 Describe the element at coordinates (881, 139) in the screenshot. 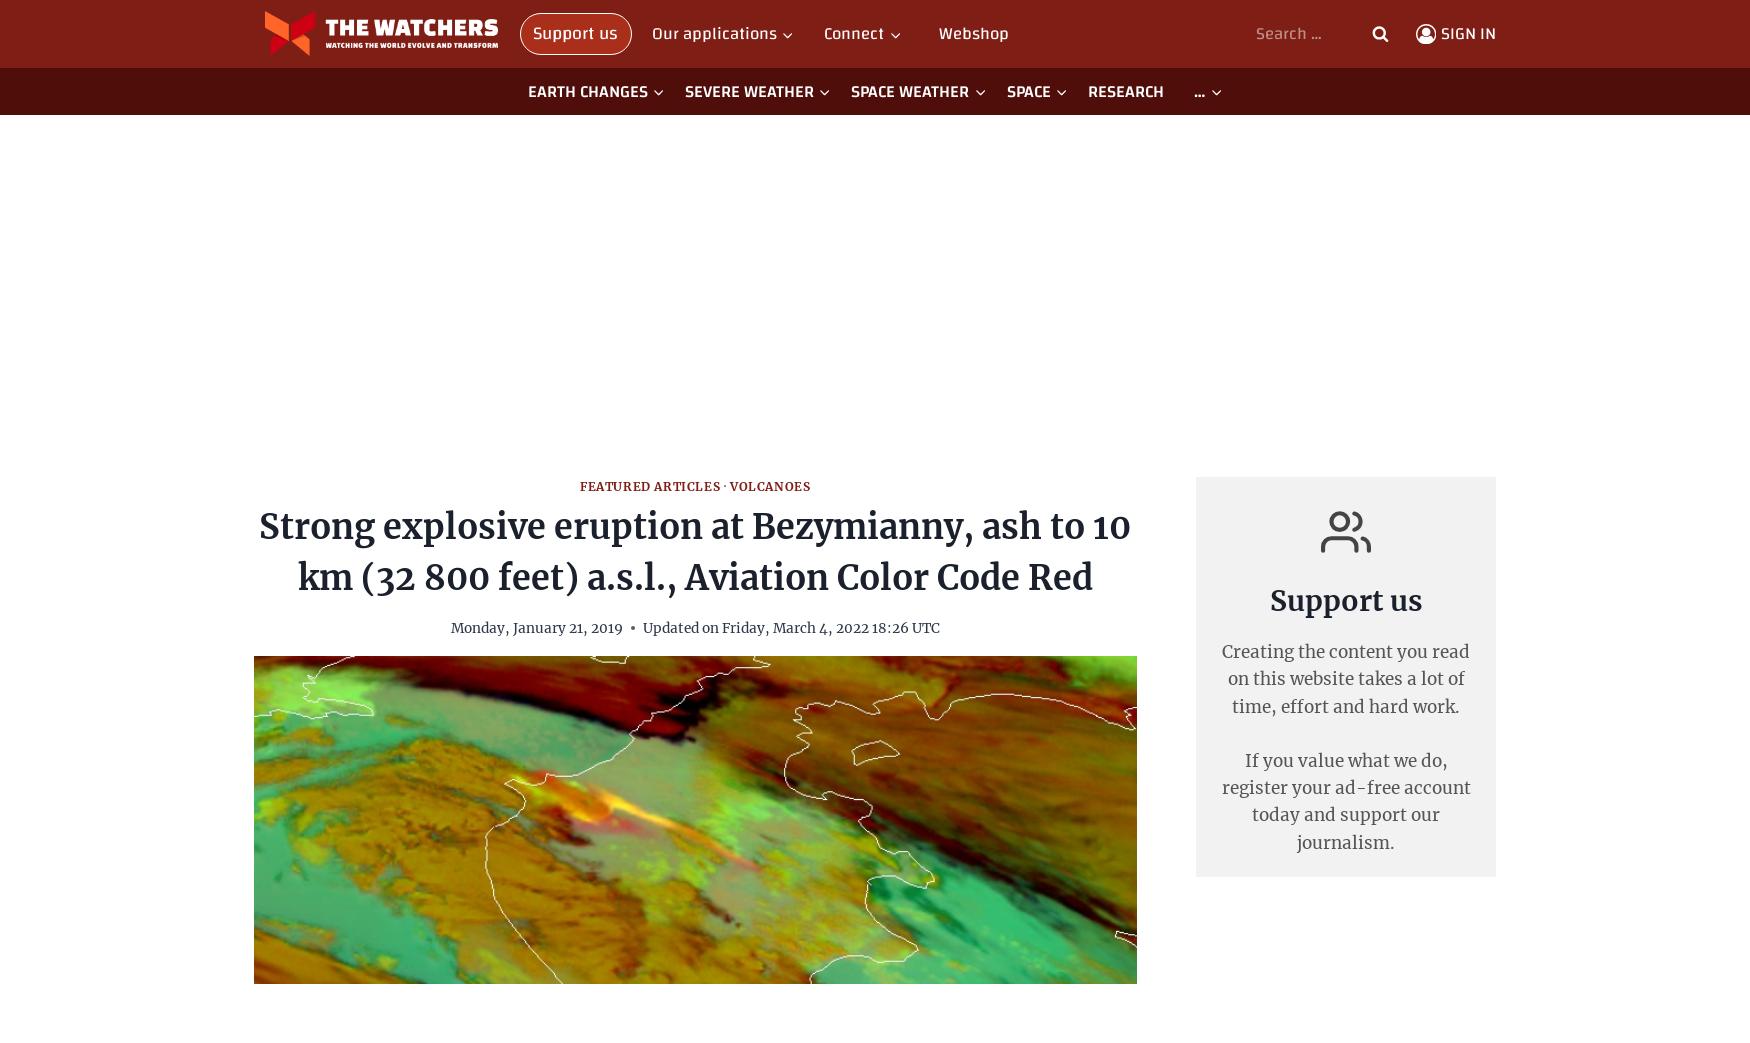

I see `'Tsunami'` at that location.